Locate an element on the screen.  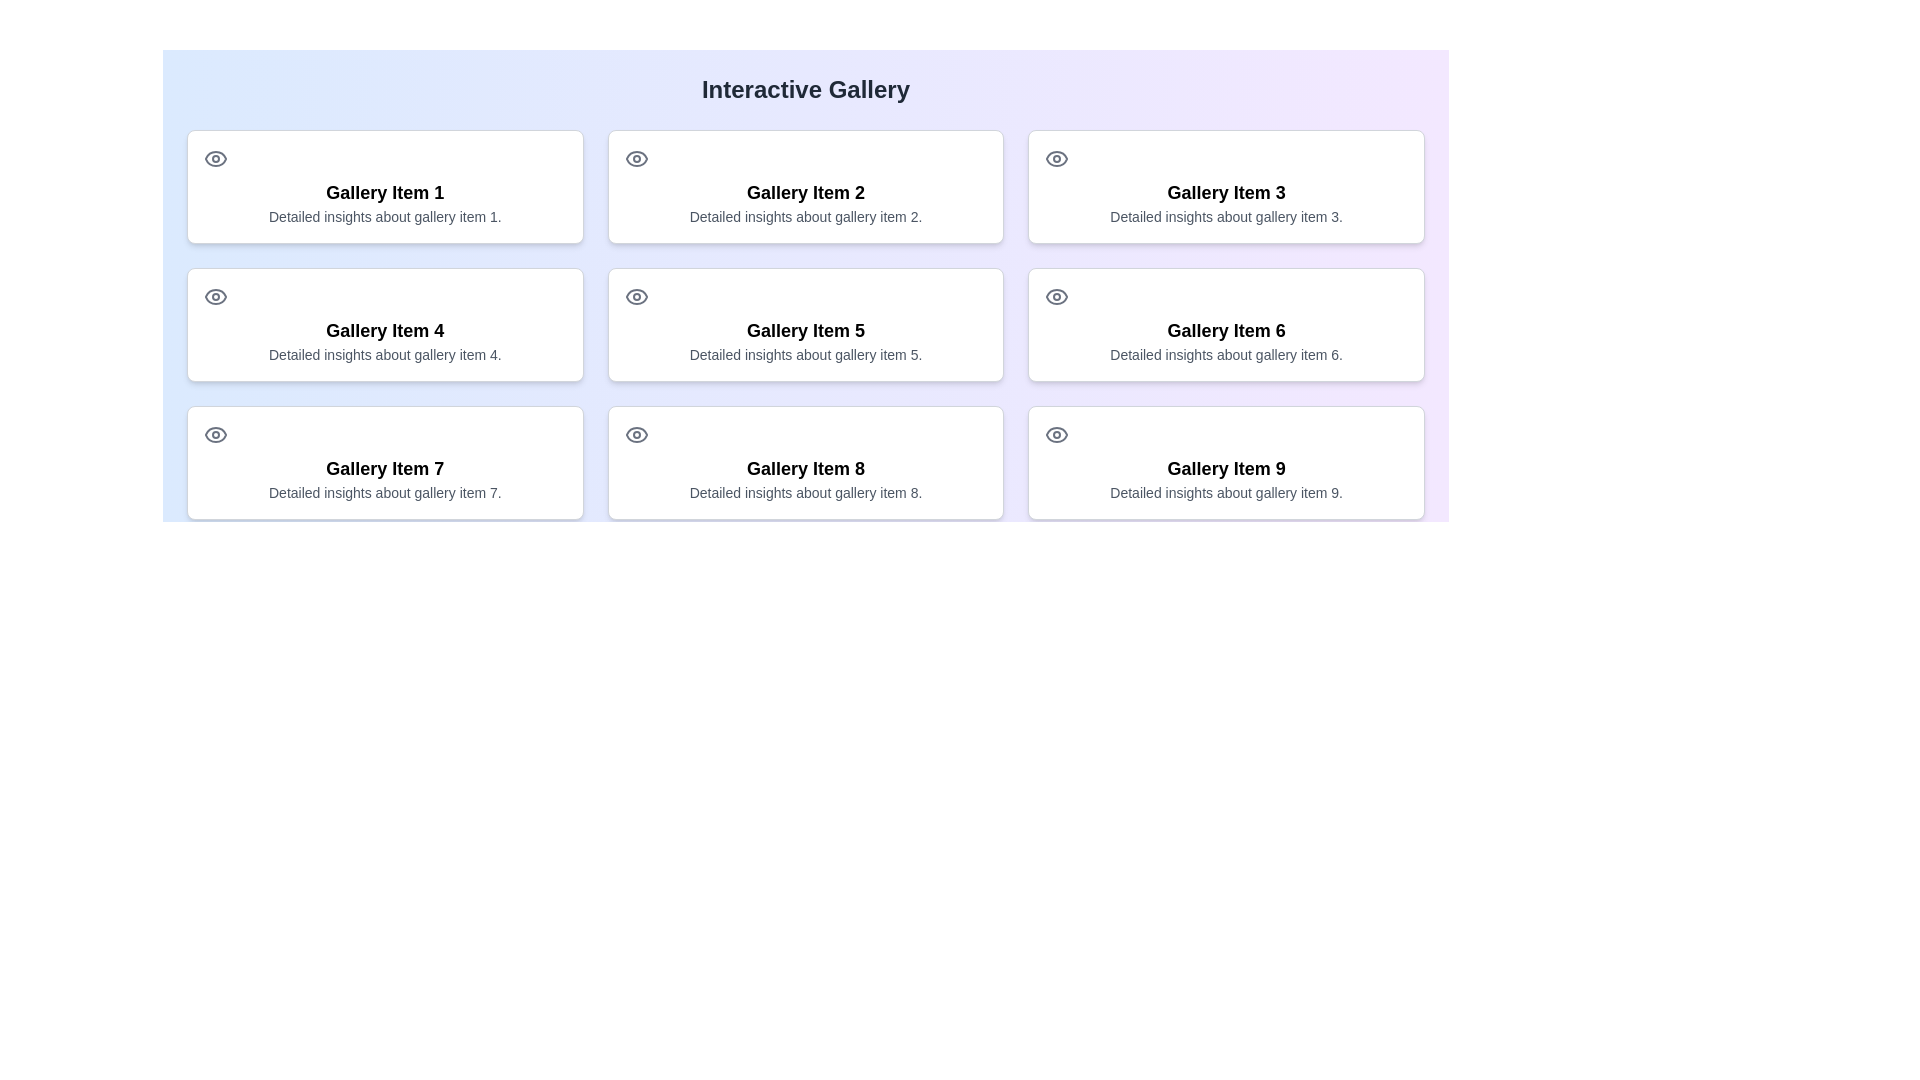
text content of the label that displays 'Gallery Item 9', which is located in the top half of the last card in the gallery grid is located at coordinates (1225, 469).